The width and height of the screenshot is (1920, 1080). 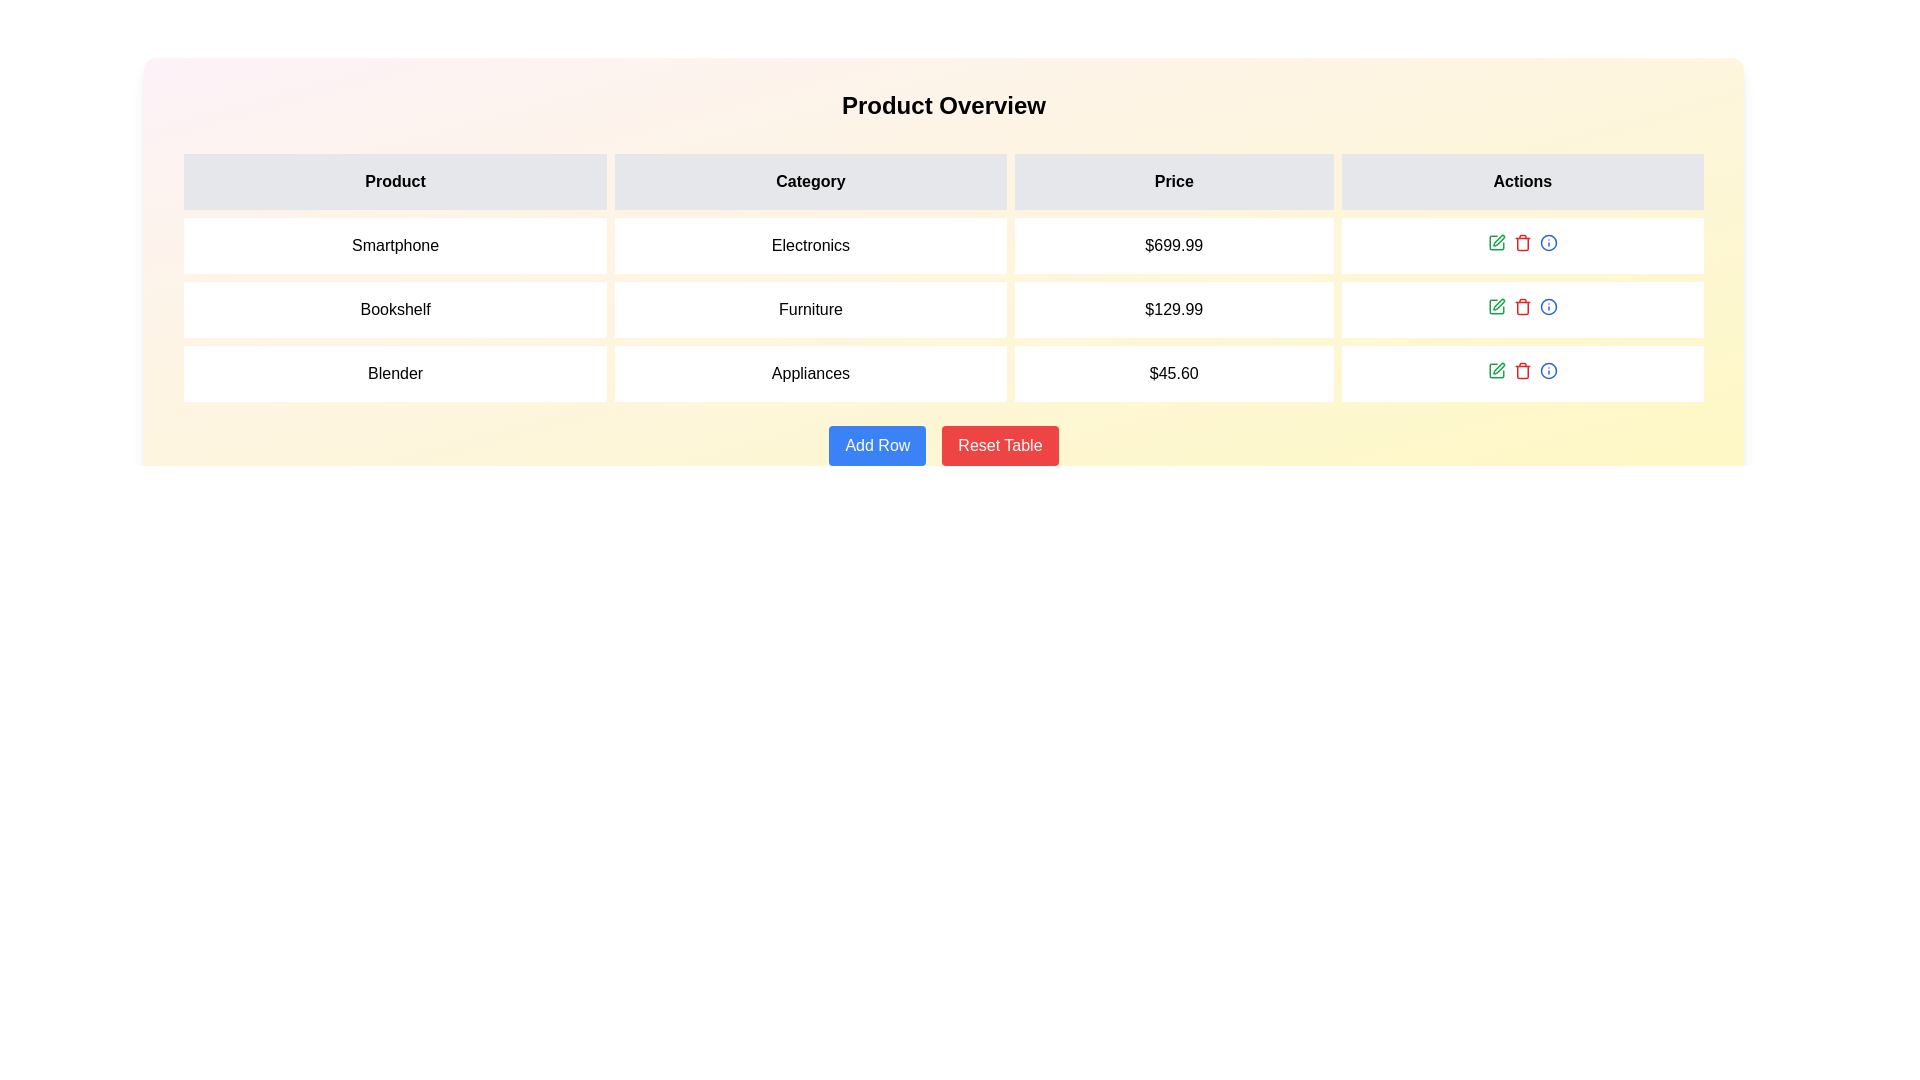 What do you see at coordinates (1547, 242) in the screenshot?
I see `the circular icon with a blue border and white background located in the 'Actions' column of the third row of the table to retrieve information` at bounding box center [1547, 242].